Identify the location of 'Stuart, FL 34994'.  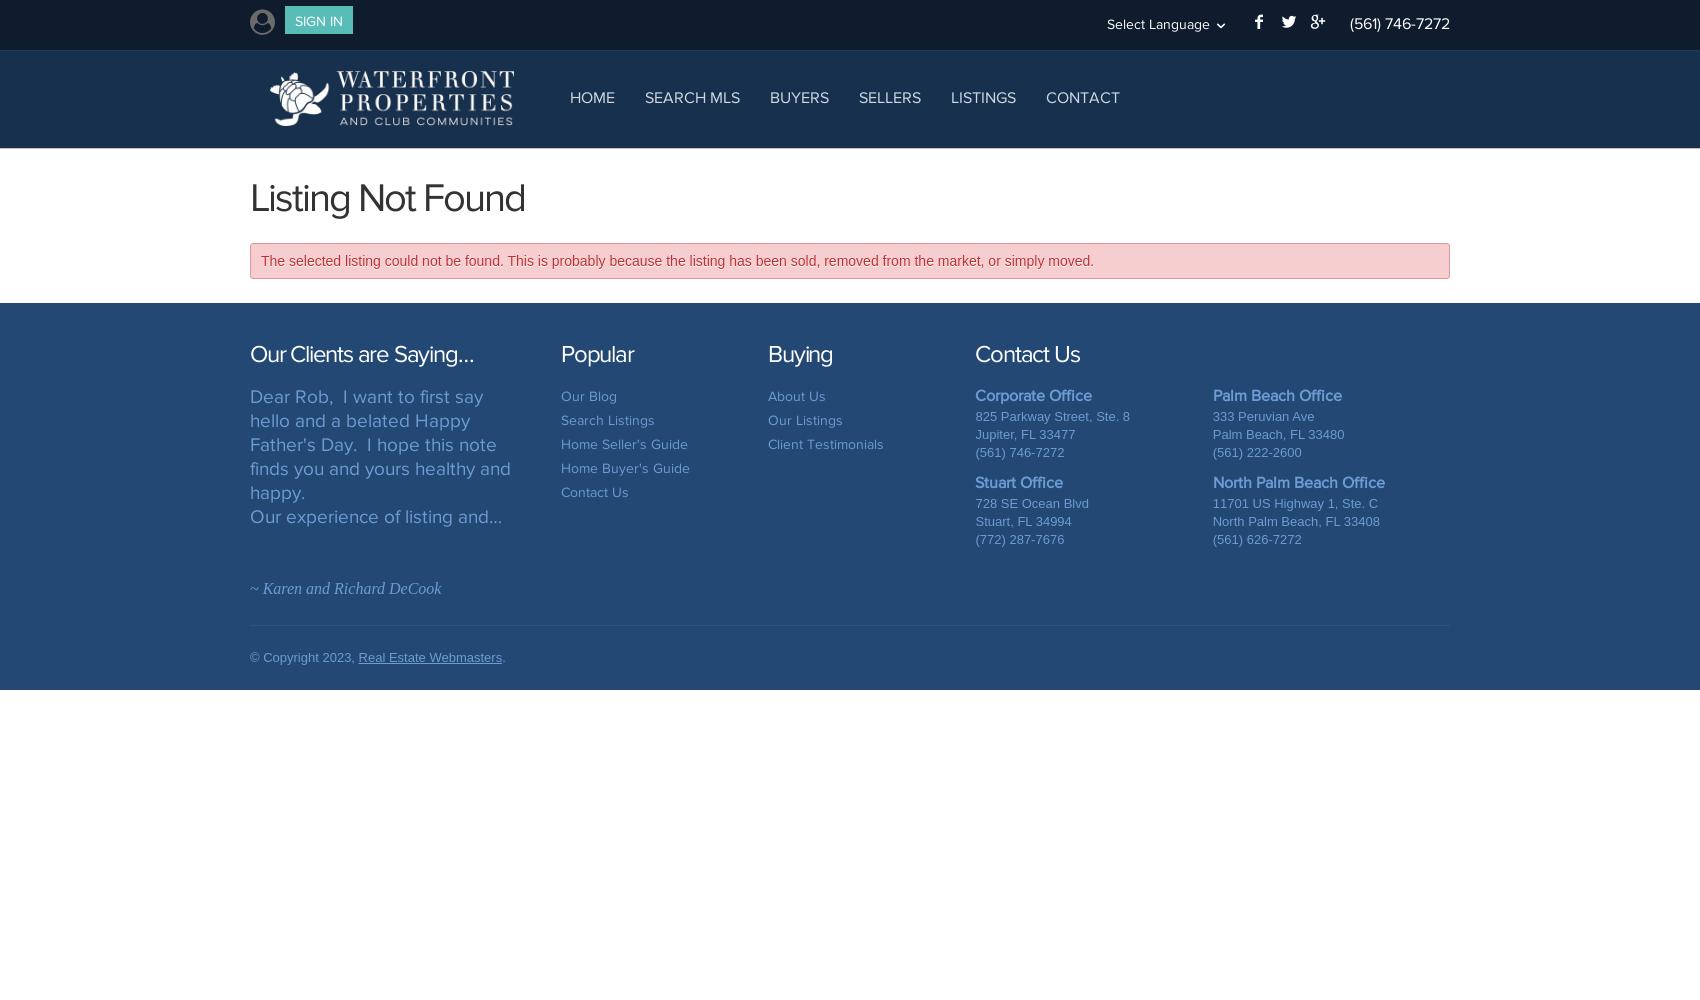
(1022, 520).